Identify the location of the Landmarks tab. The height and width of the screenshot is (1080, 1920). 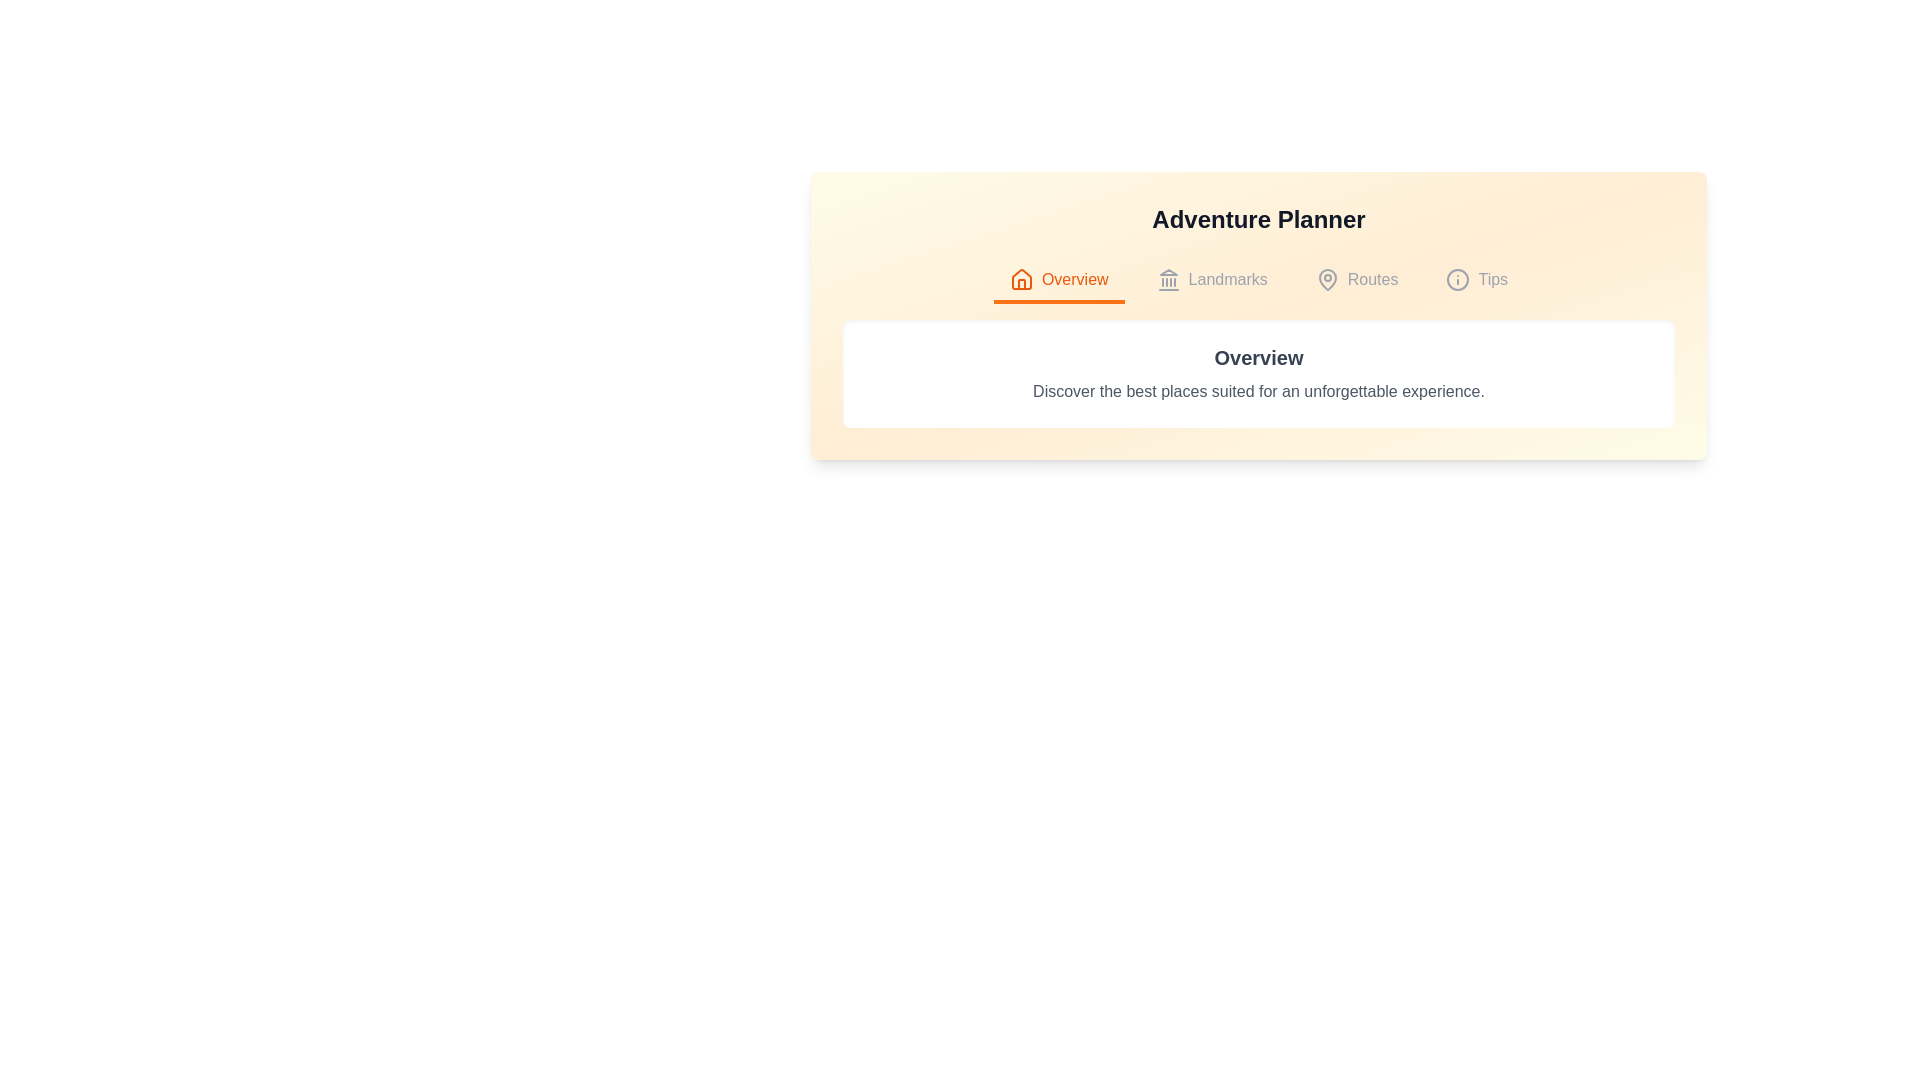
(1210, 281).